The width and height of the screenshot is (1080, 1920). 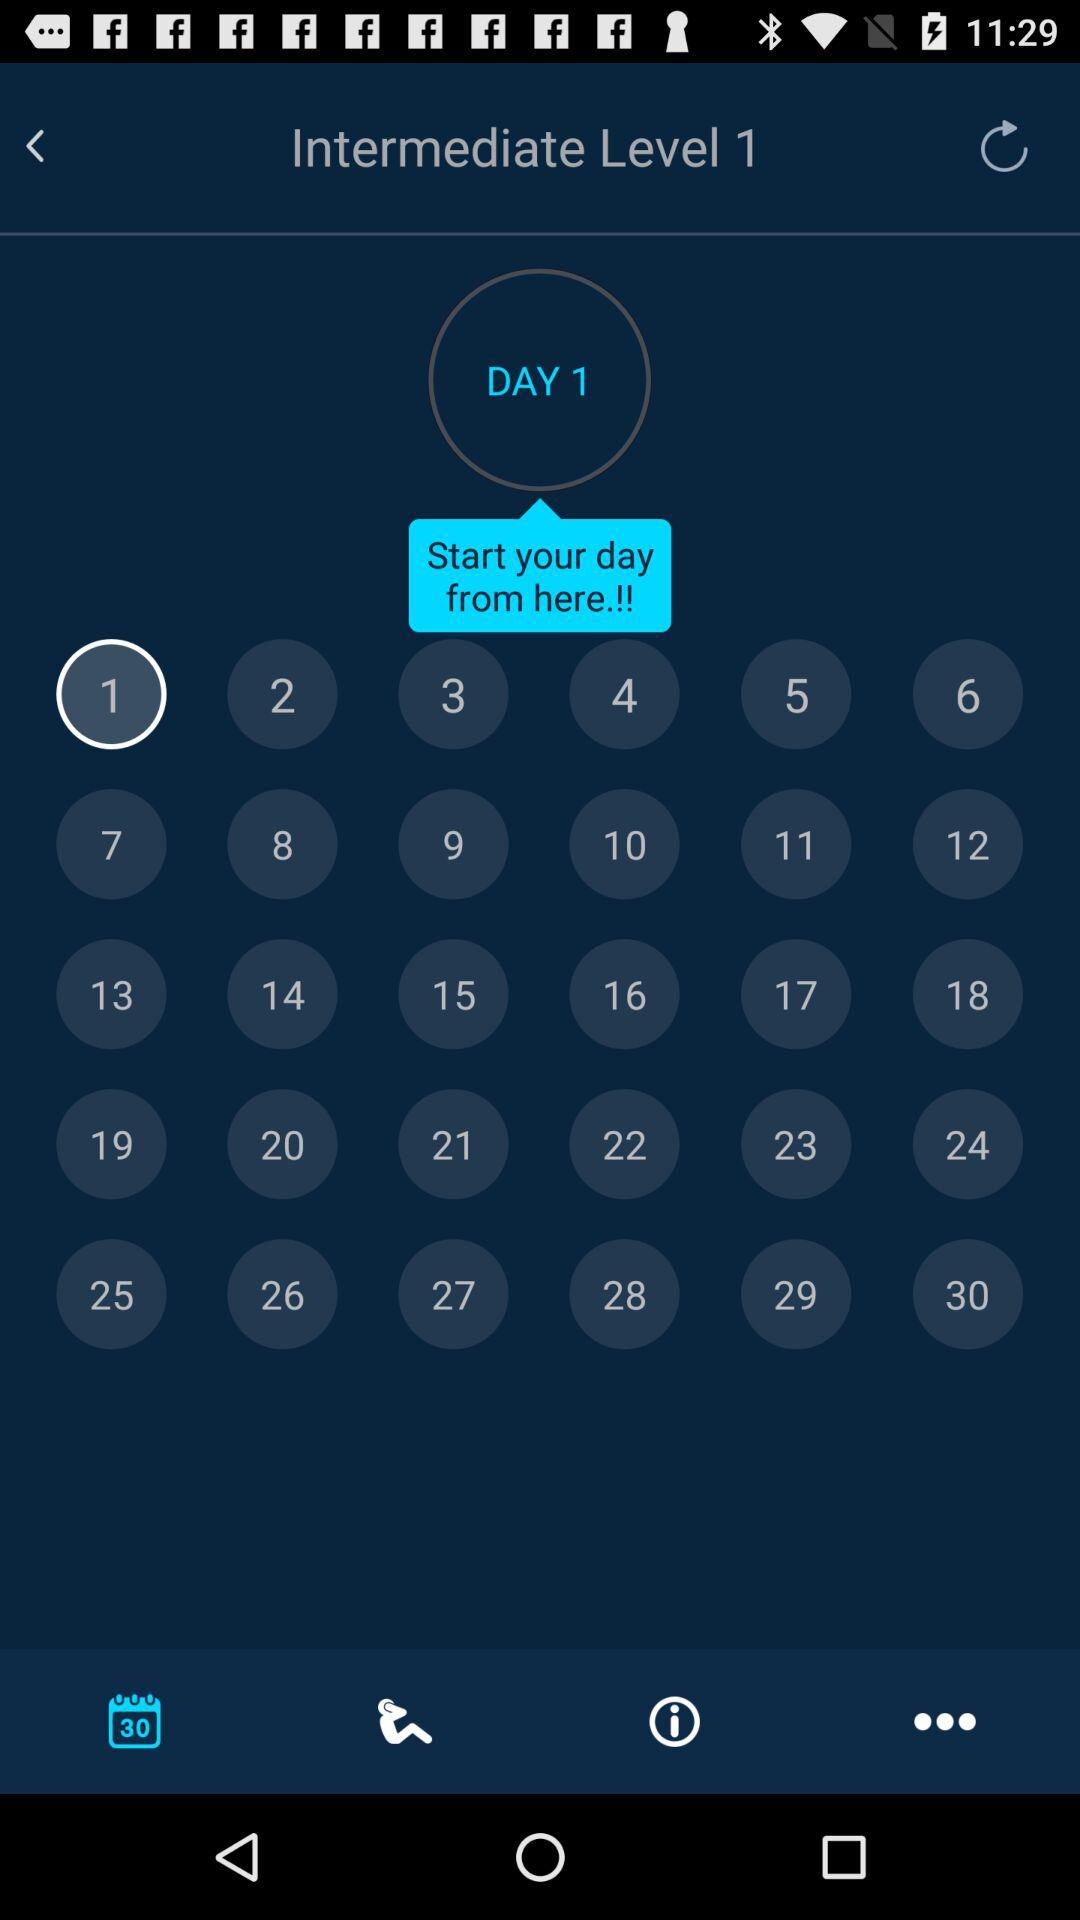 What do you see at coordinates (623, 994) in the screenshot?
I see `date on calendar` at bounding box center [623, 994].